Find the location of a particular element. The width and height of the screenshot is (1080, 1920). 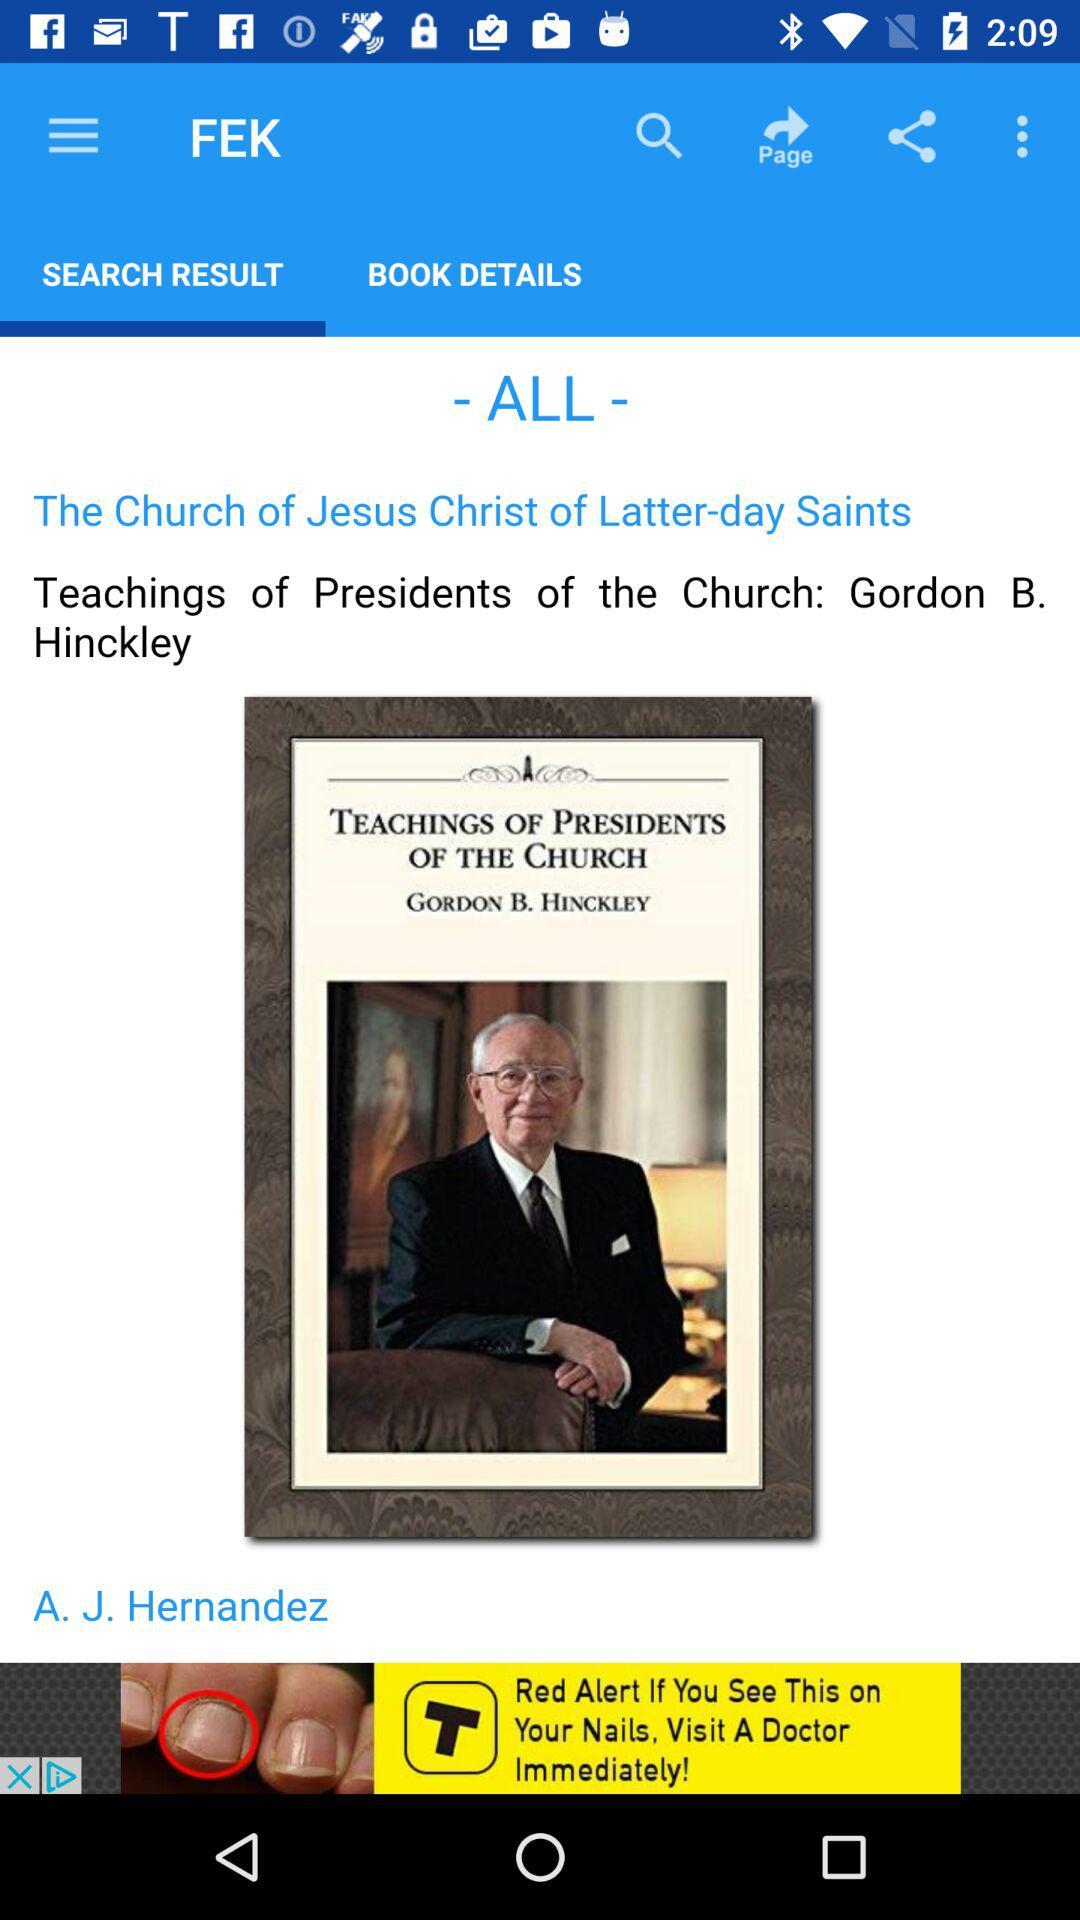

the more icon is located at coordinates (1027, 135).